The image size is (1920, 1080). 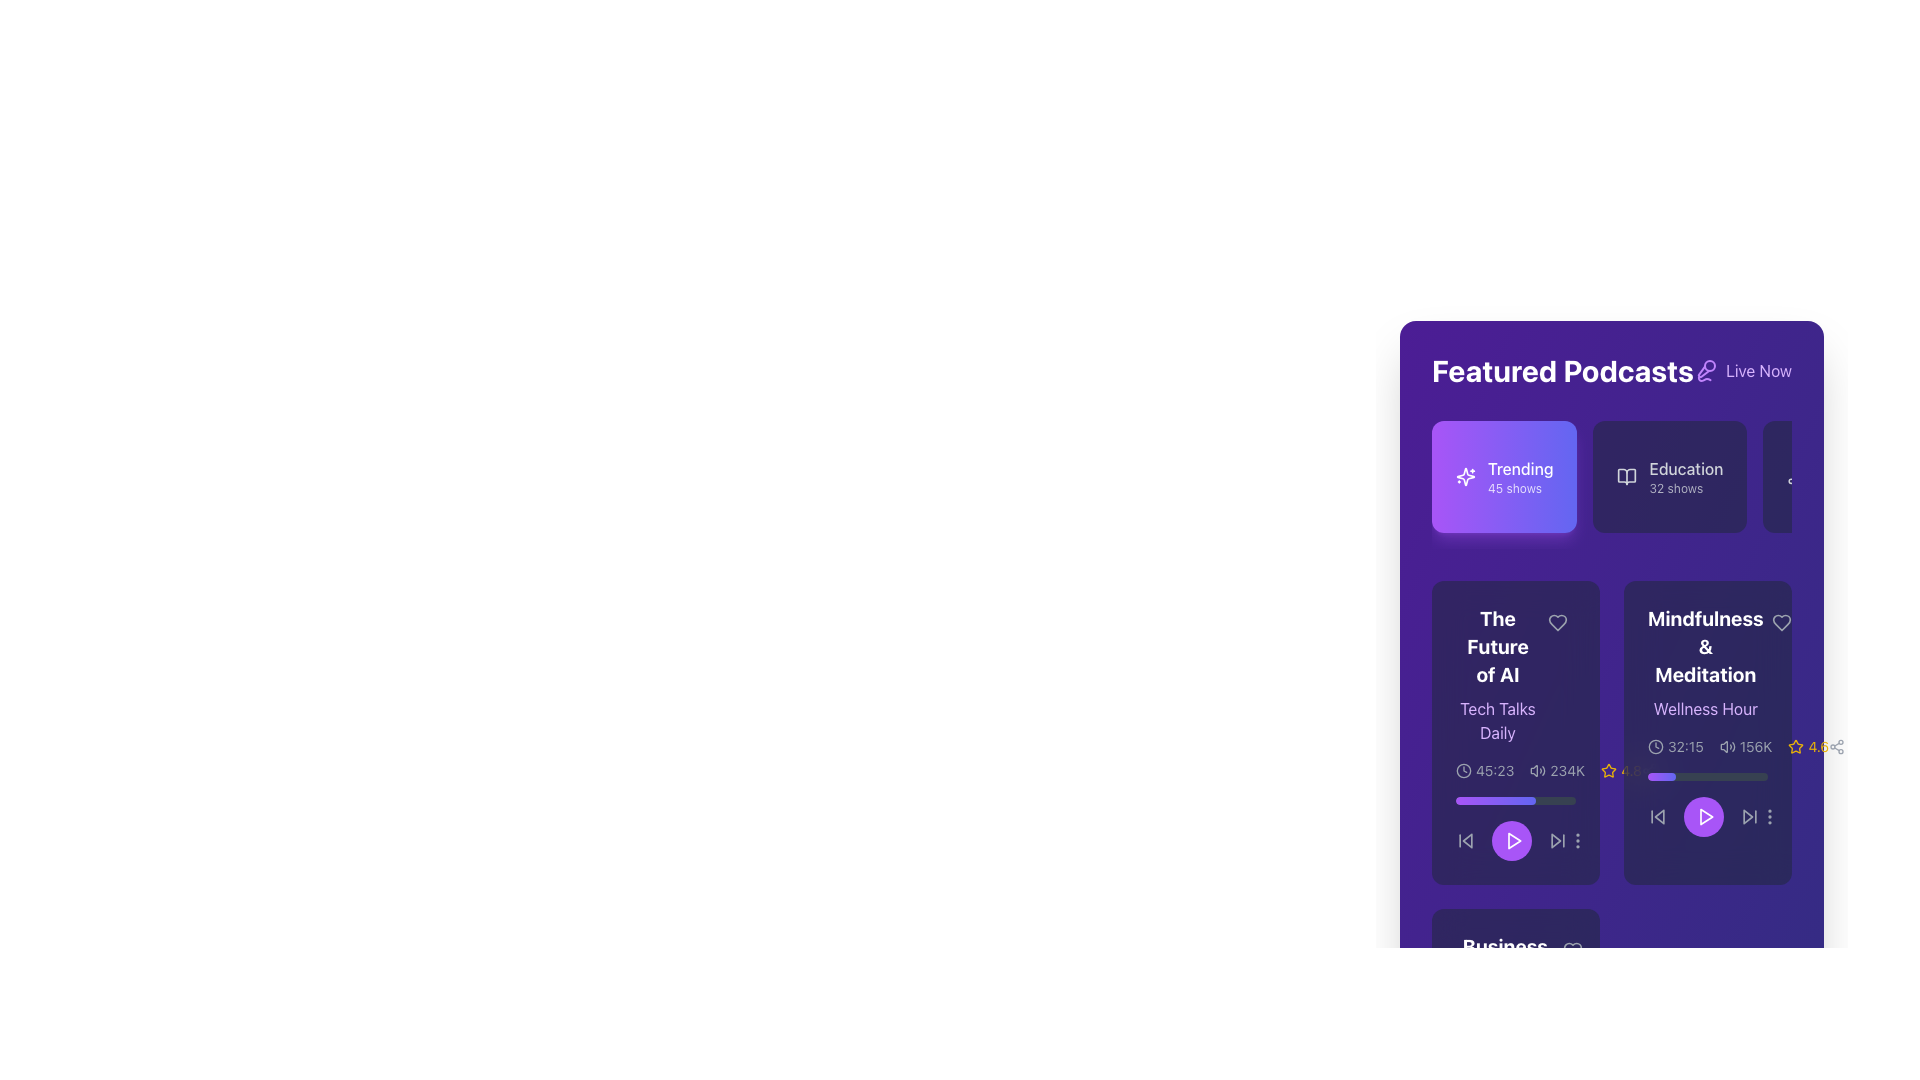 I want to click on the slider value, so click(x=1462, y=800).